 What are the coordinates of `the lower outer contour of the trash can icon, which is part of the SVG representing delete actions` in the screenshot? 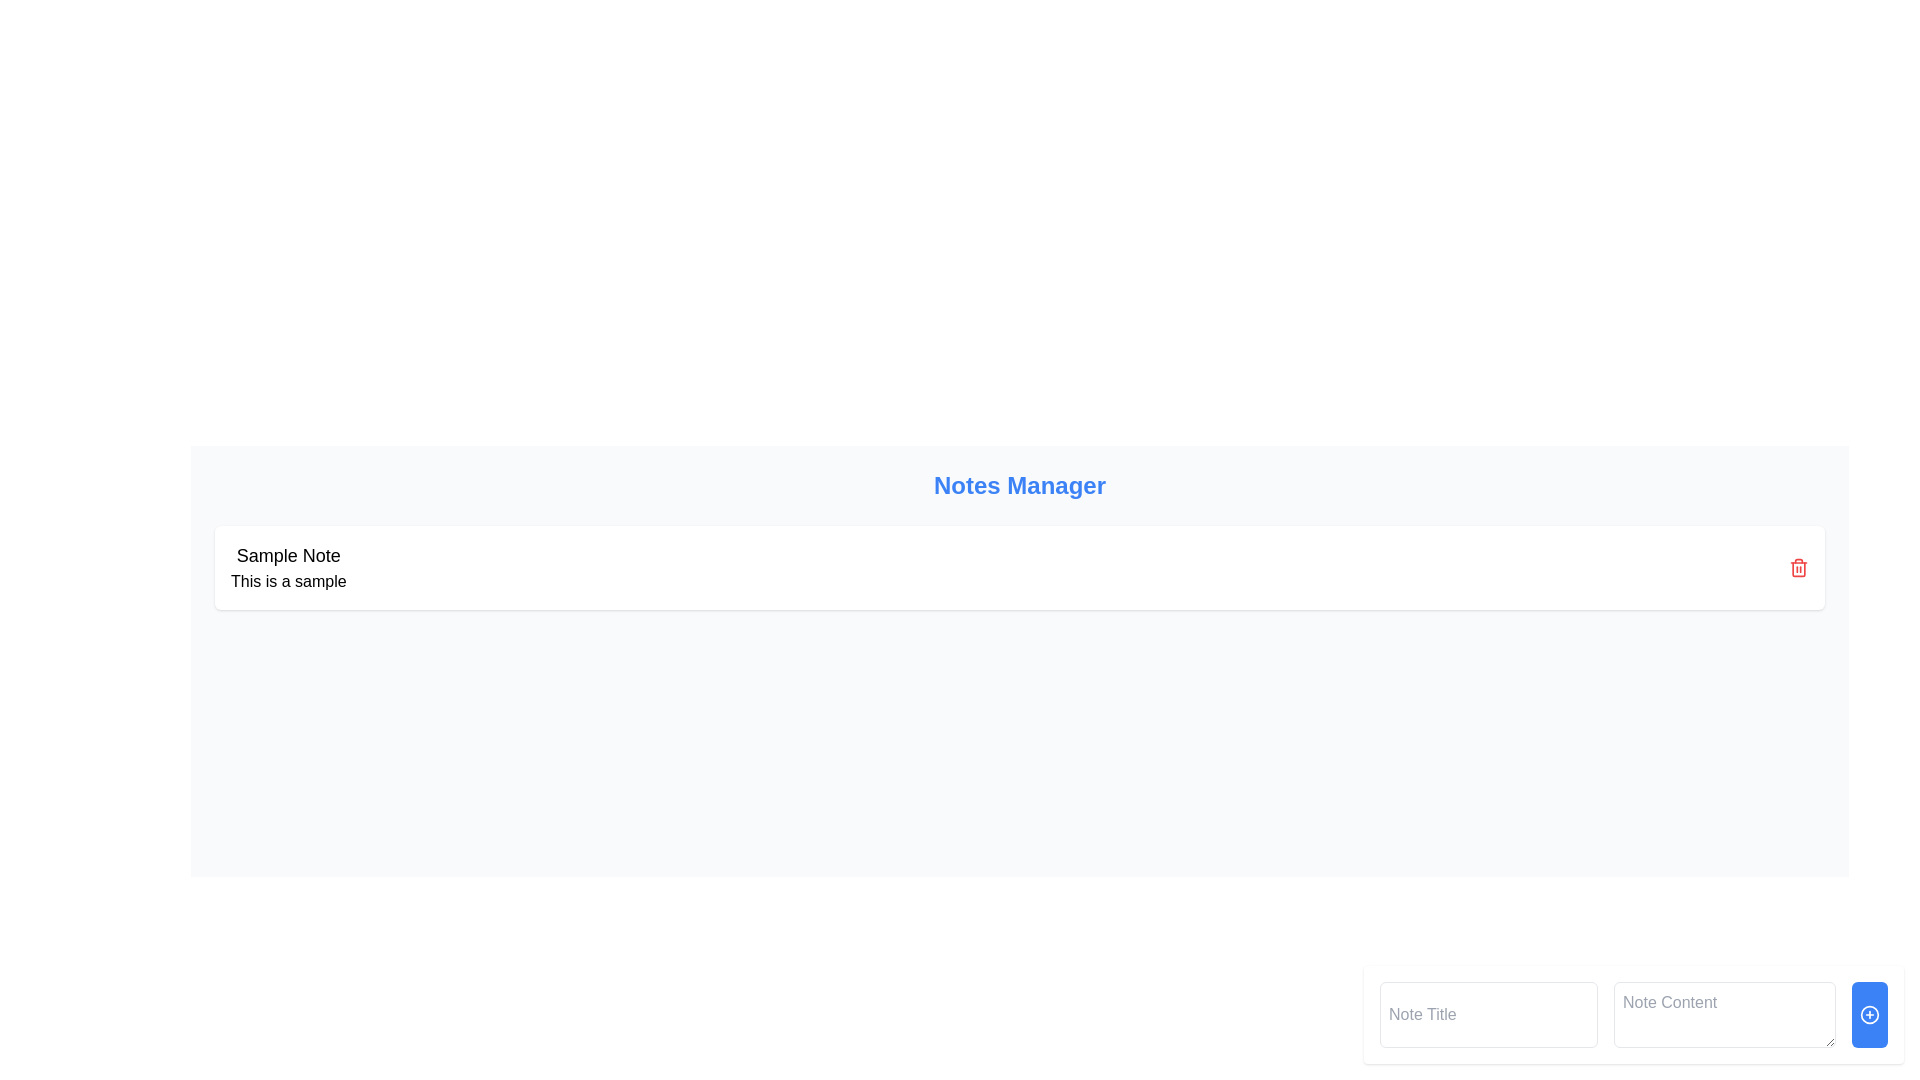 It's located at (1799, 569).